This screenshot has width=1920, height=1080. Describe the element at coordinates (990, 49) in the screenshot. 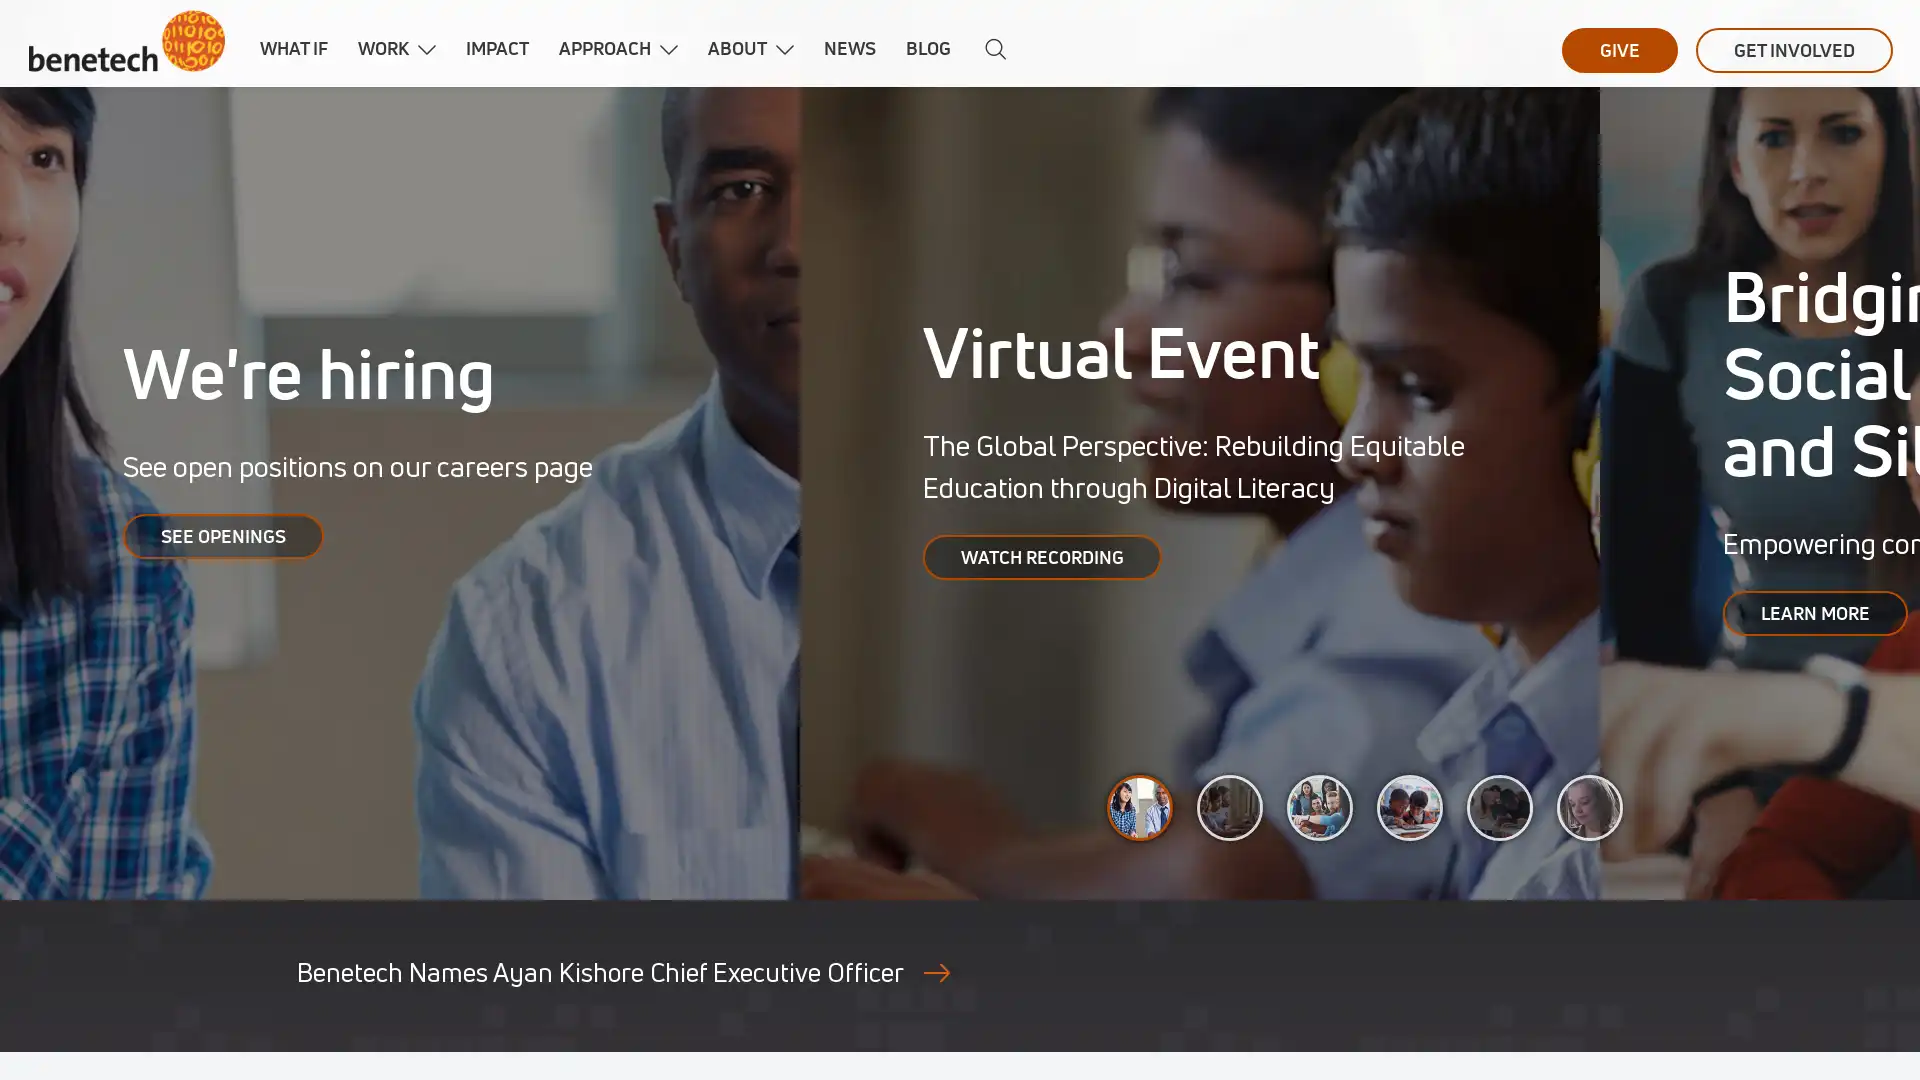

I see `Search` at that location.